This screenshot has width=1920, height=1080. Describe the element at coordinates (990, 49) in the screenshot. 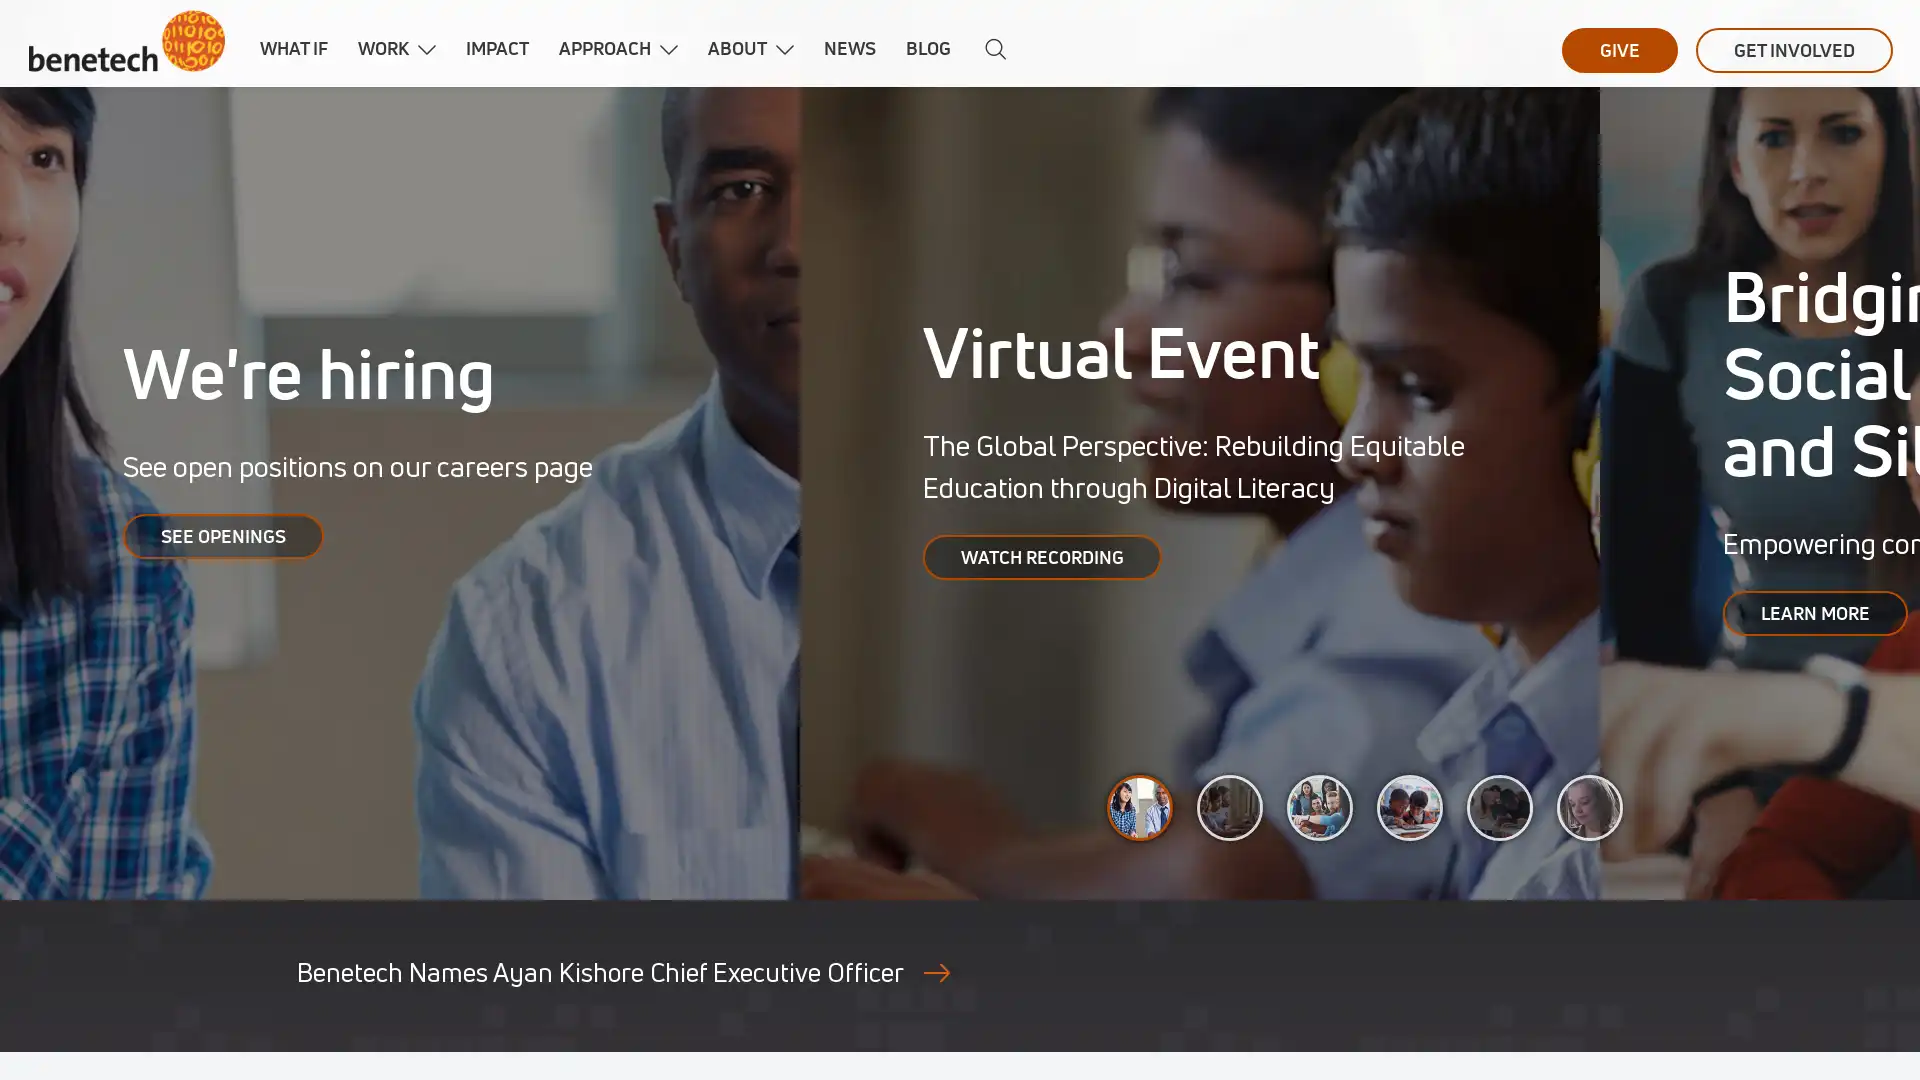

I see `Search` at that location.